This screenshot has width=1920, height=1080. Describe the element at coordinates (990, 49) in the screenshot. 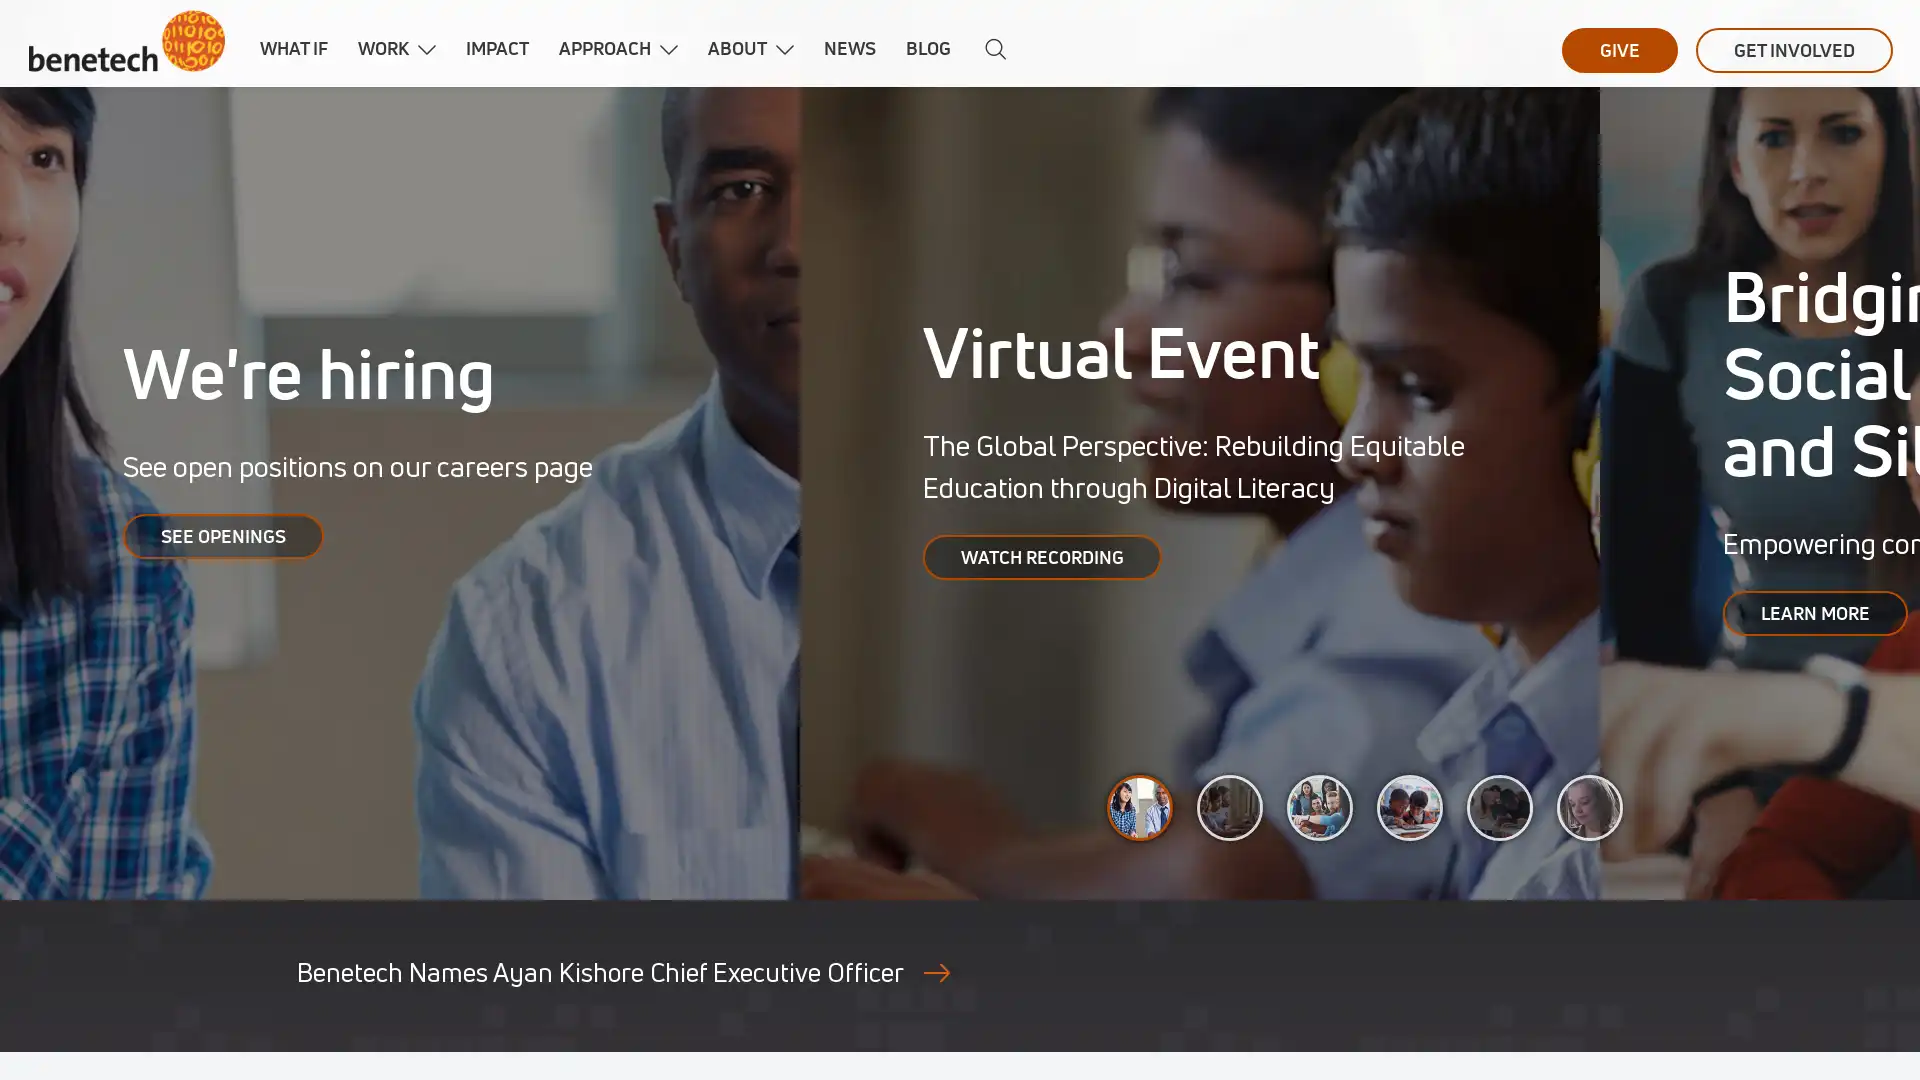

I see `Search` at that location.